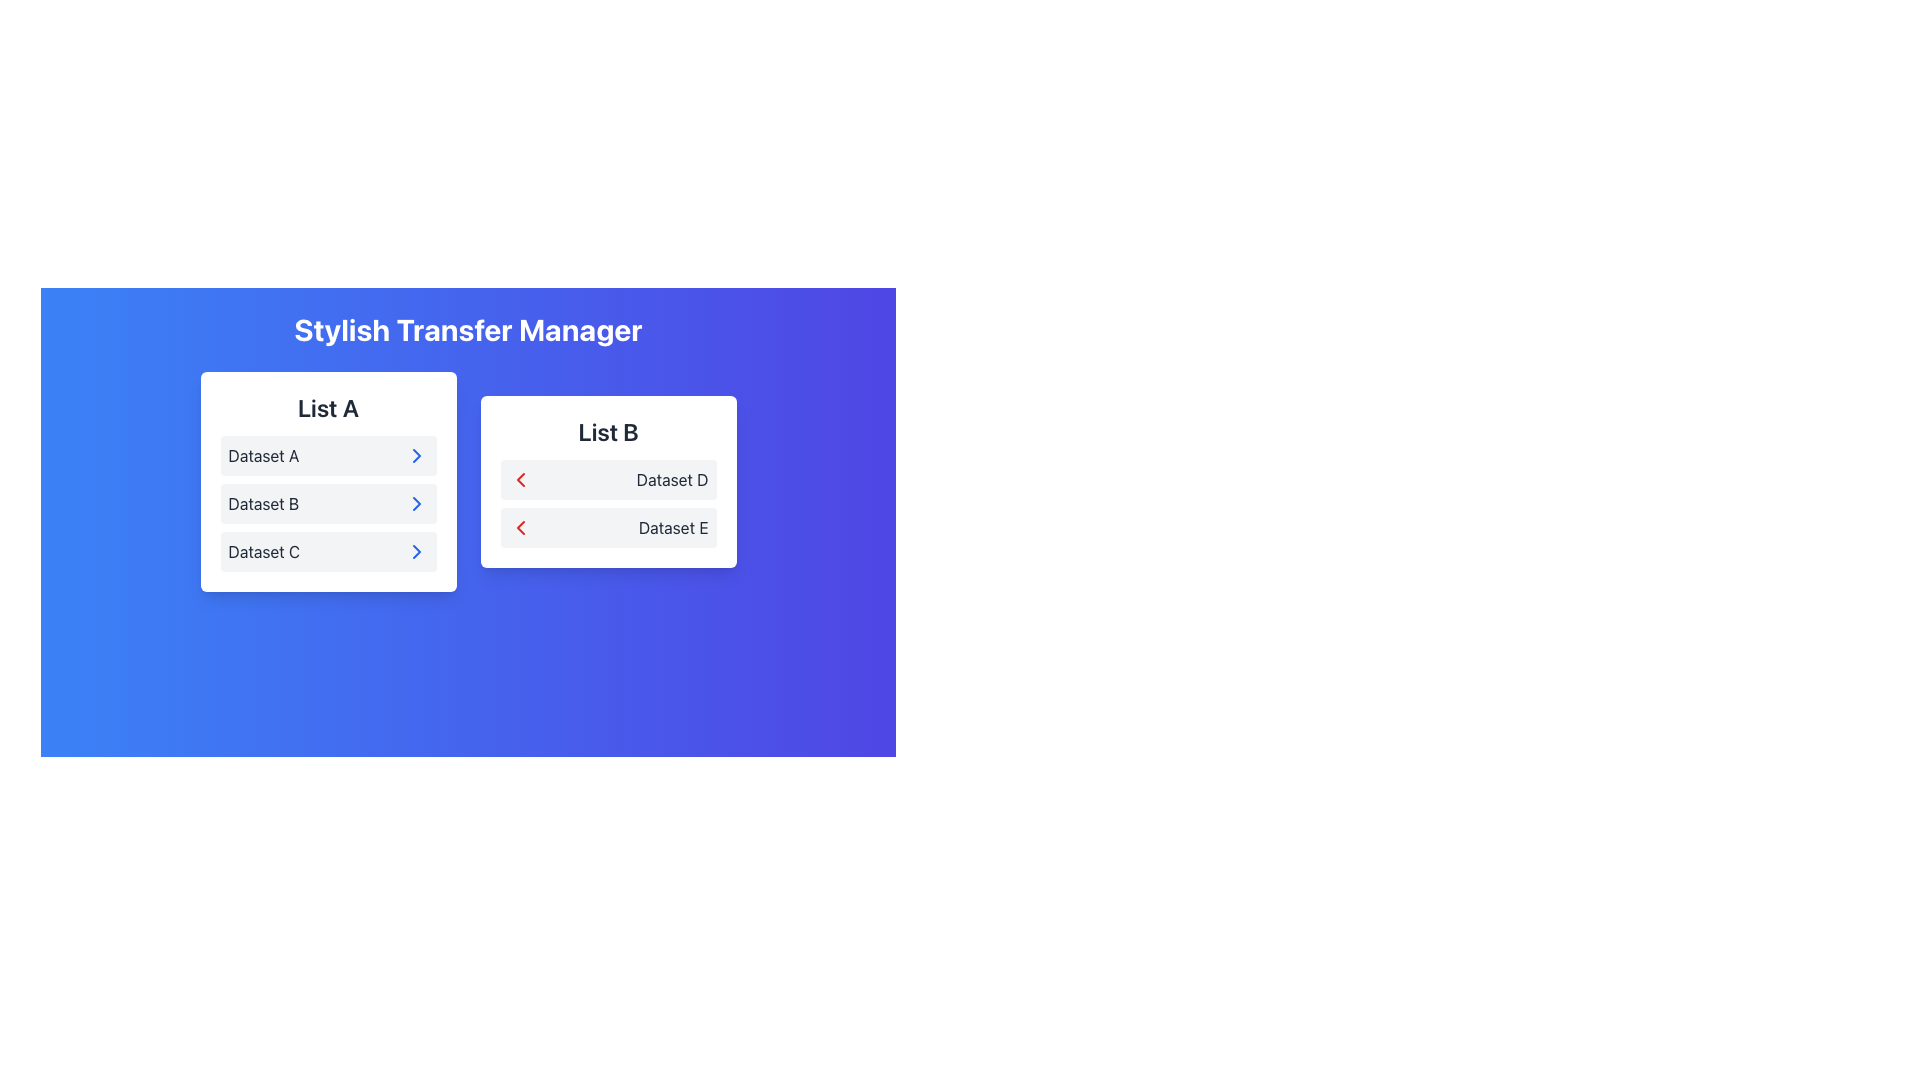  Describe the element at coordinates (415, 551) in the screenshot. I see `the interactive button located to the right of 'Dataset C'` at that location.